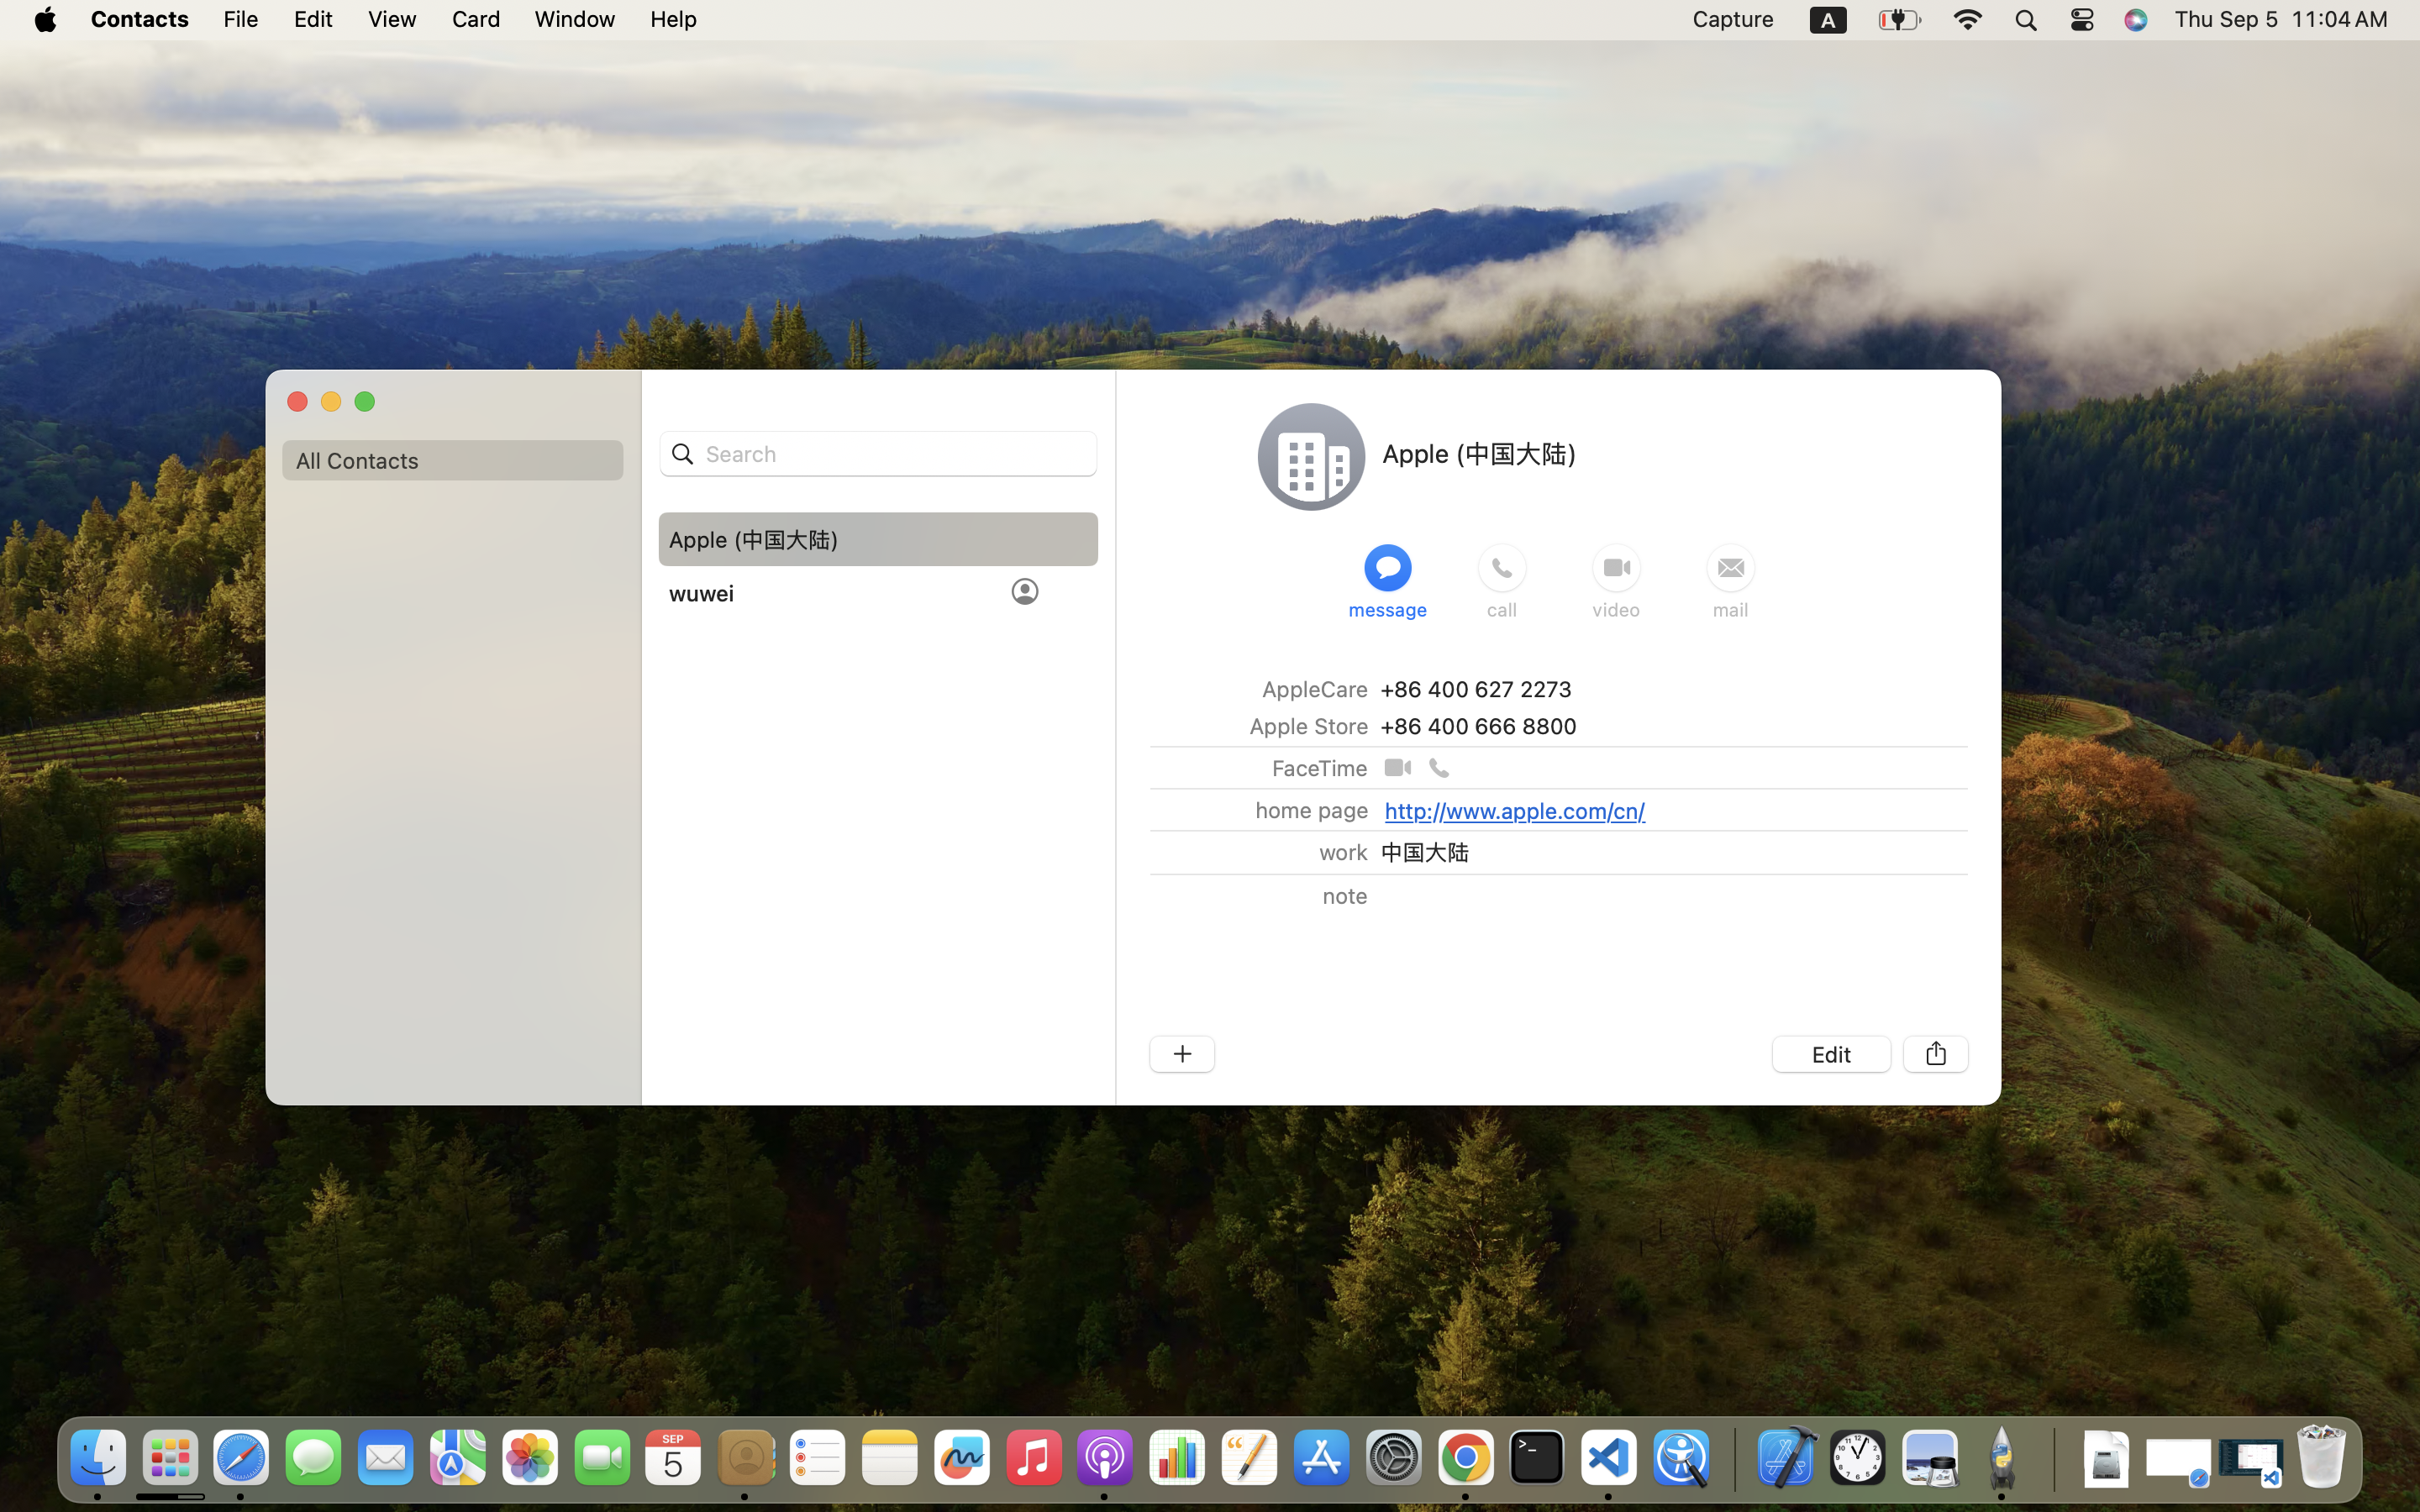 Image resolution: width=2420 pixels, height=1512 pixels. Describe the element at coordinates (1307, 726) in the screenshot. I see `'Apple Store'` at that location.